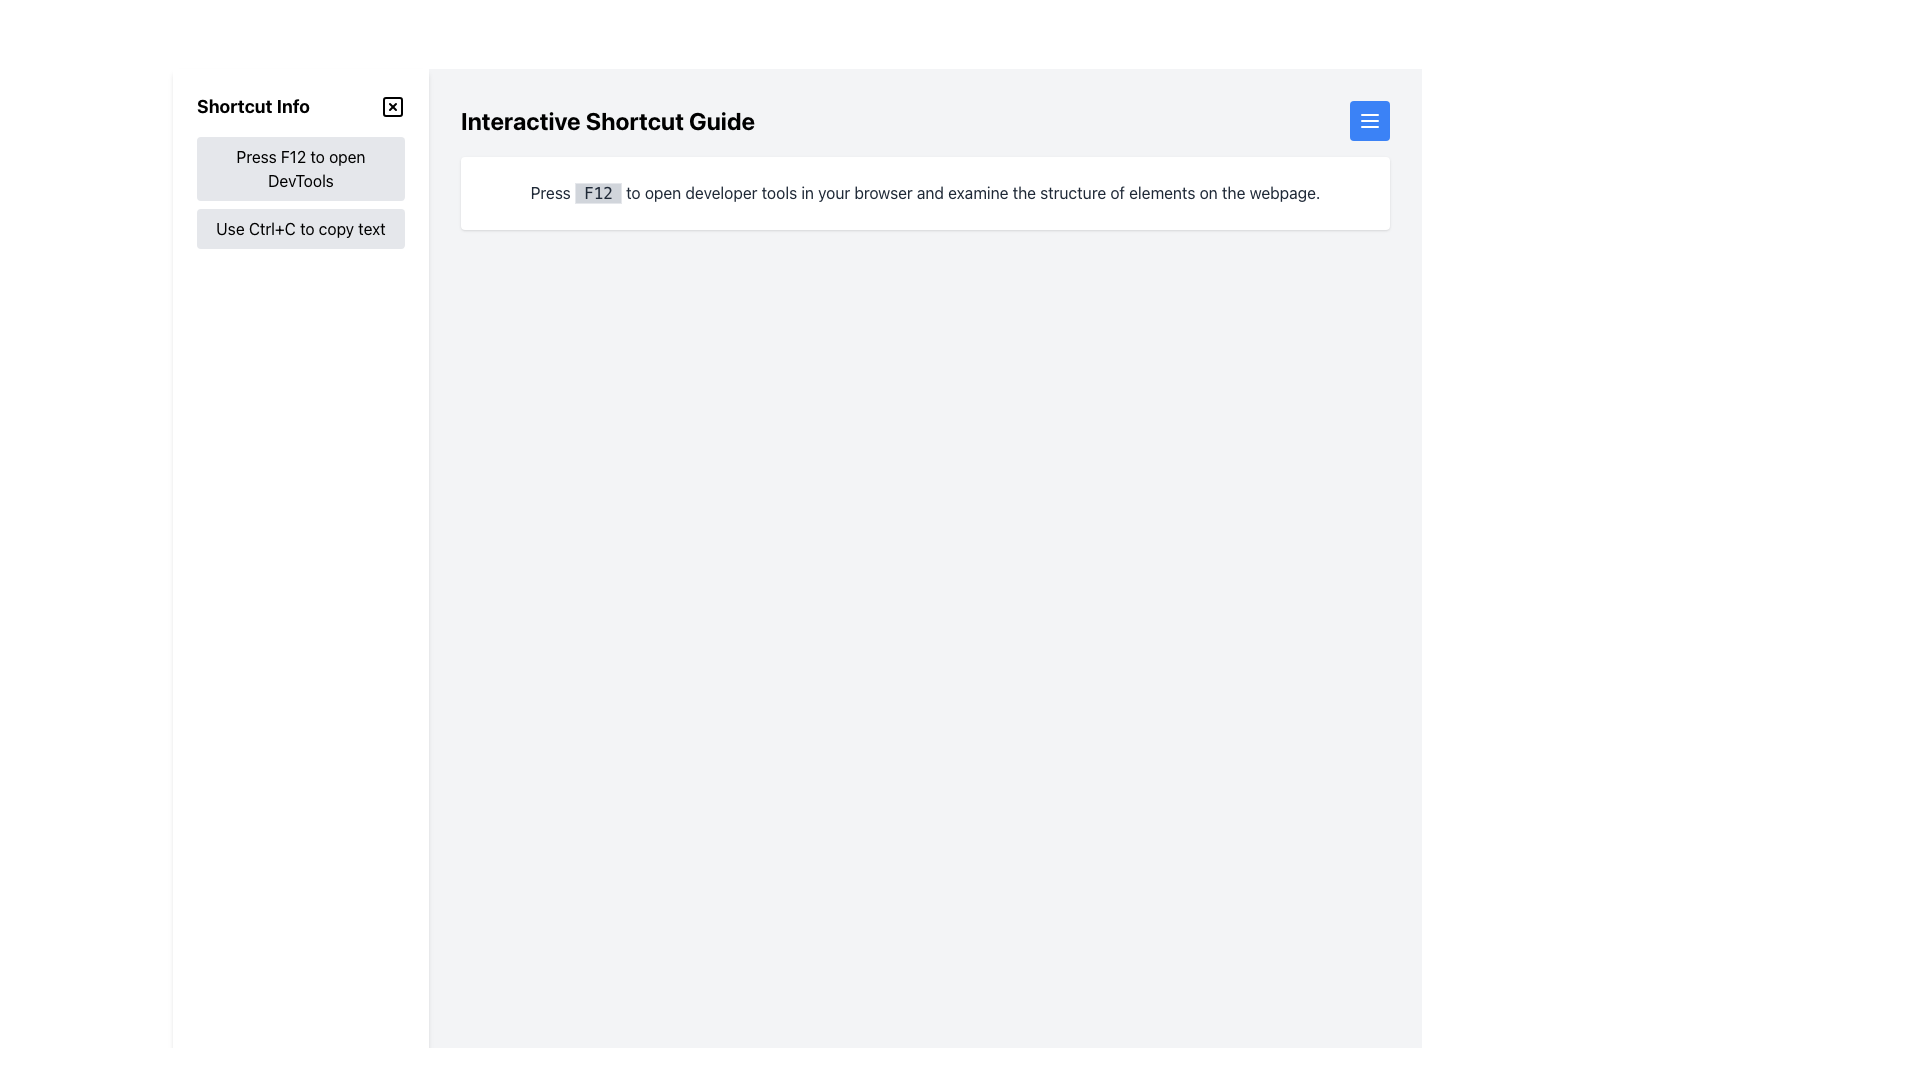  I want to click on the interactive SVG rectangle element with rounded corners located near the top-right corner of the 'Shortcut Info' pane, so click(393, 107).